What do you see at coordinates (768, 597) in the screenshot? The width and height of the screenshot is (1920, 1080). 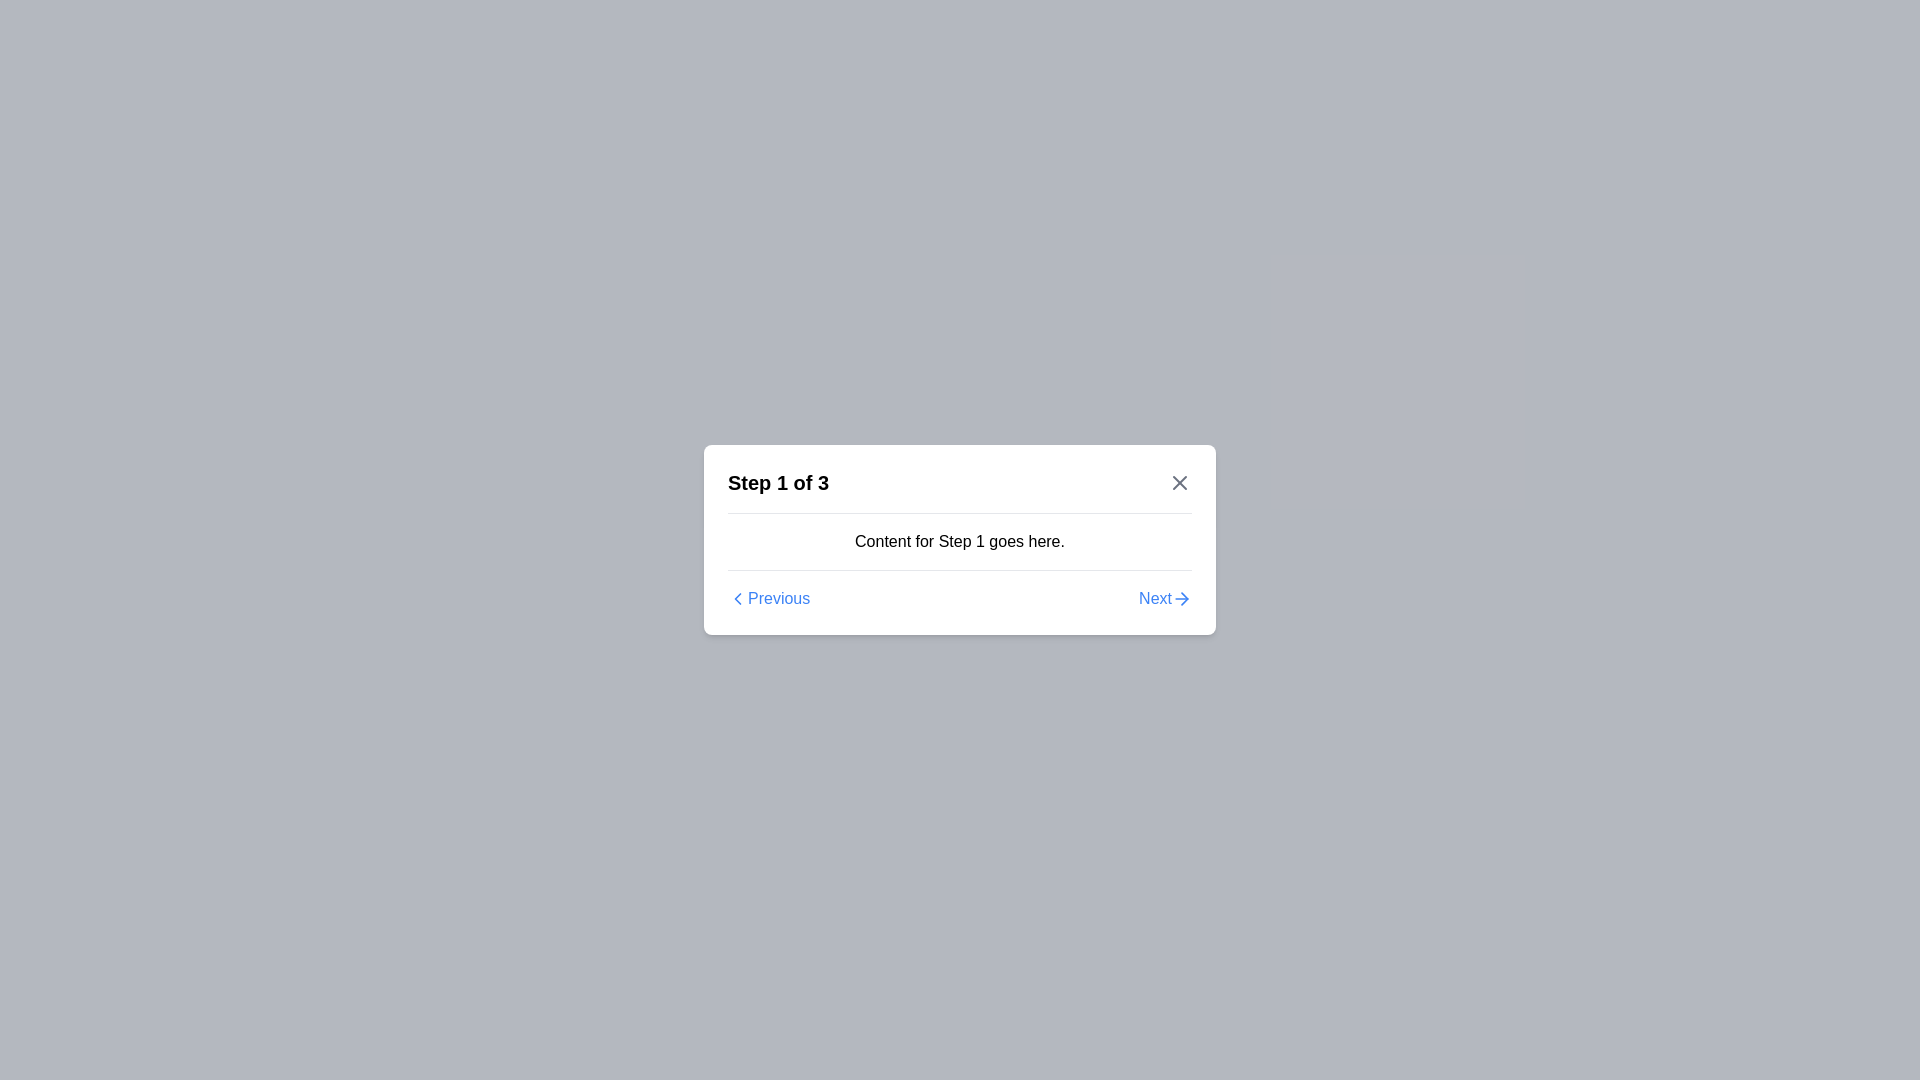 I see `the 'Previous' link button with a chevron icon` at bounding box center [768, 597].